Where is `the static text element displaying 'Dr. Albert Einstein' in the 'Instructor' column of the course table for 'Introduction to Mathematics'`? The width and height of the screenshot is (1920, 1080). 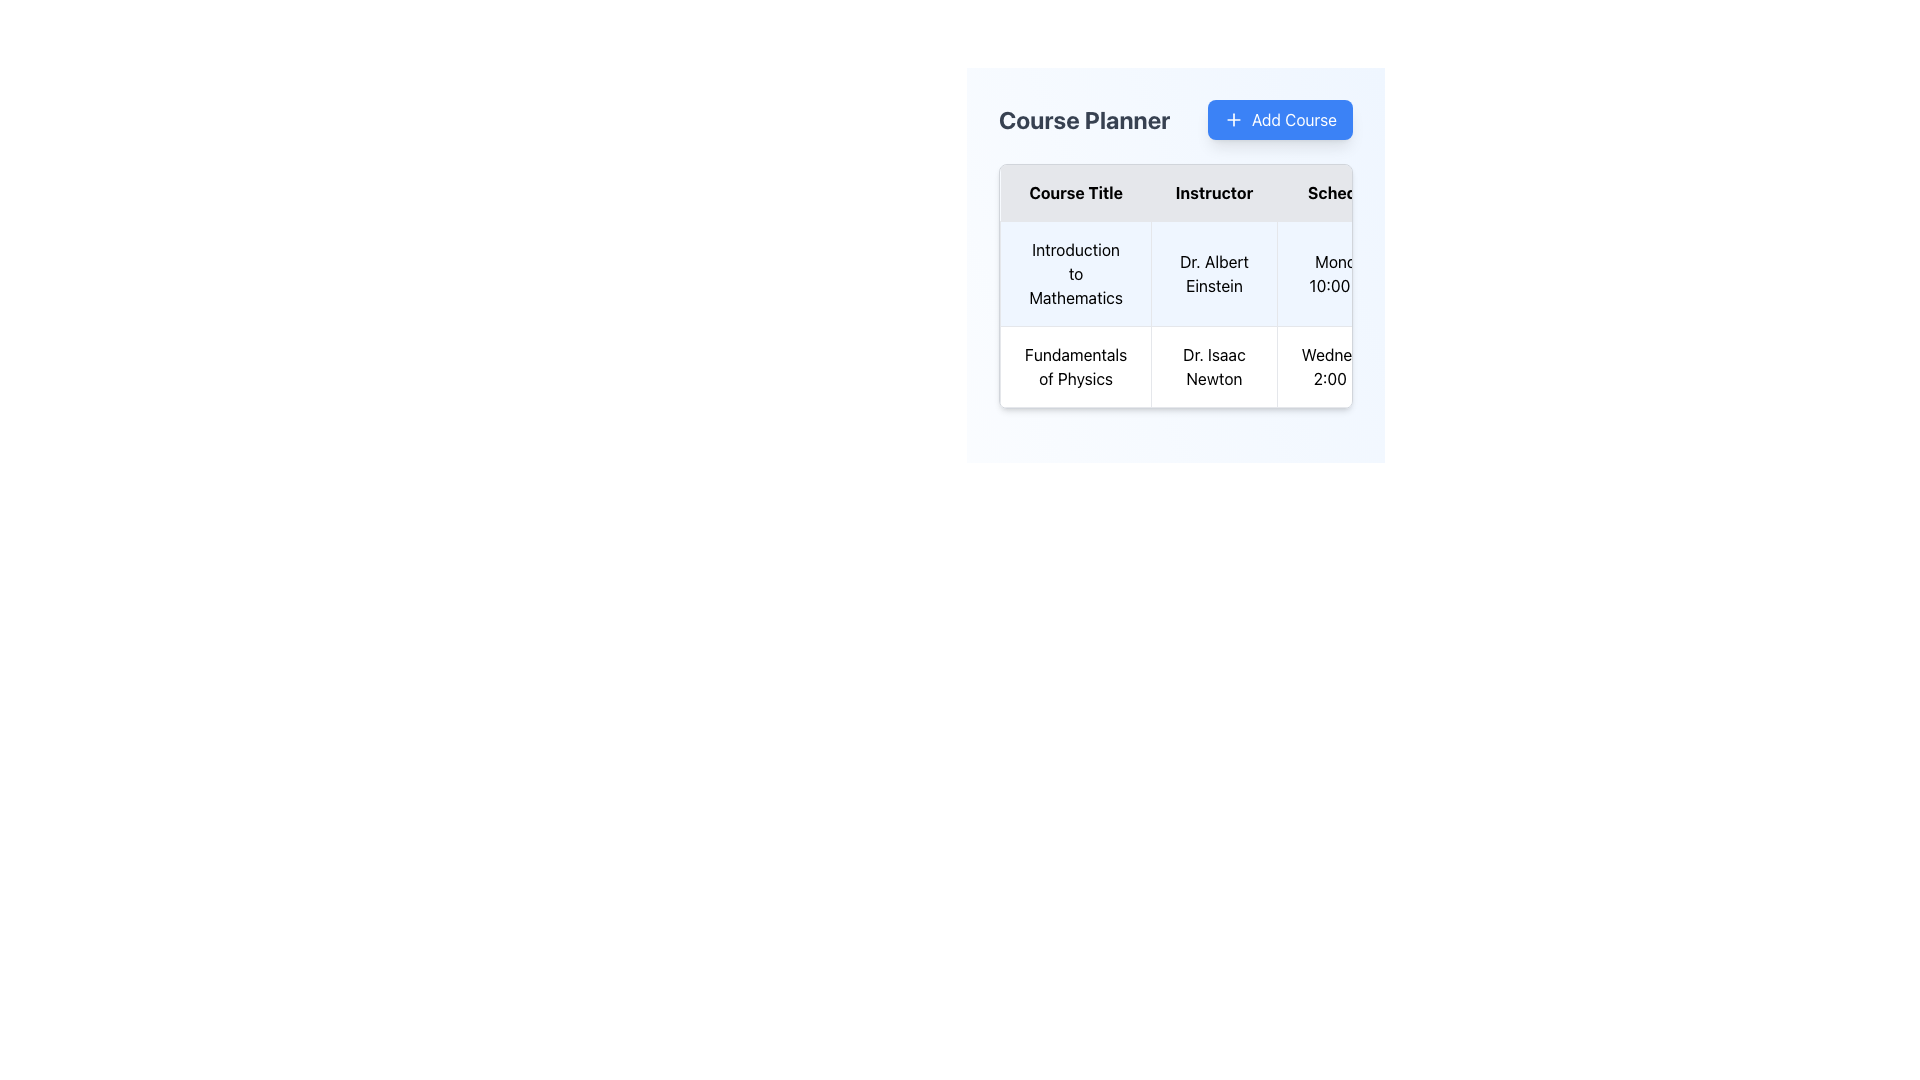 the static text element displaying 'Dr. Albert Einstein' in the 'Instructor' column of the course table for 'Introduction to Mathematics' is located at coordinates (1213, 273).